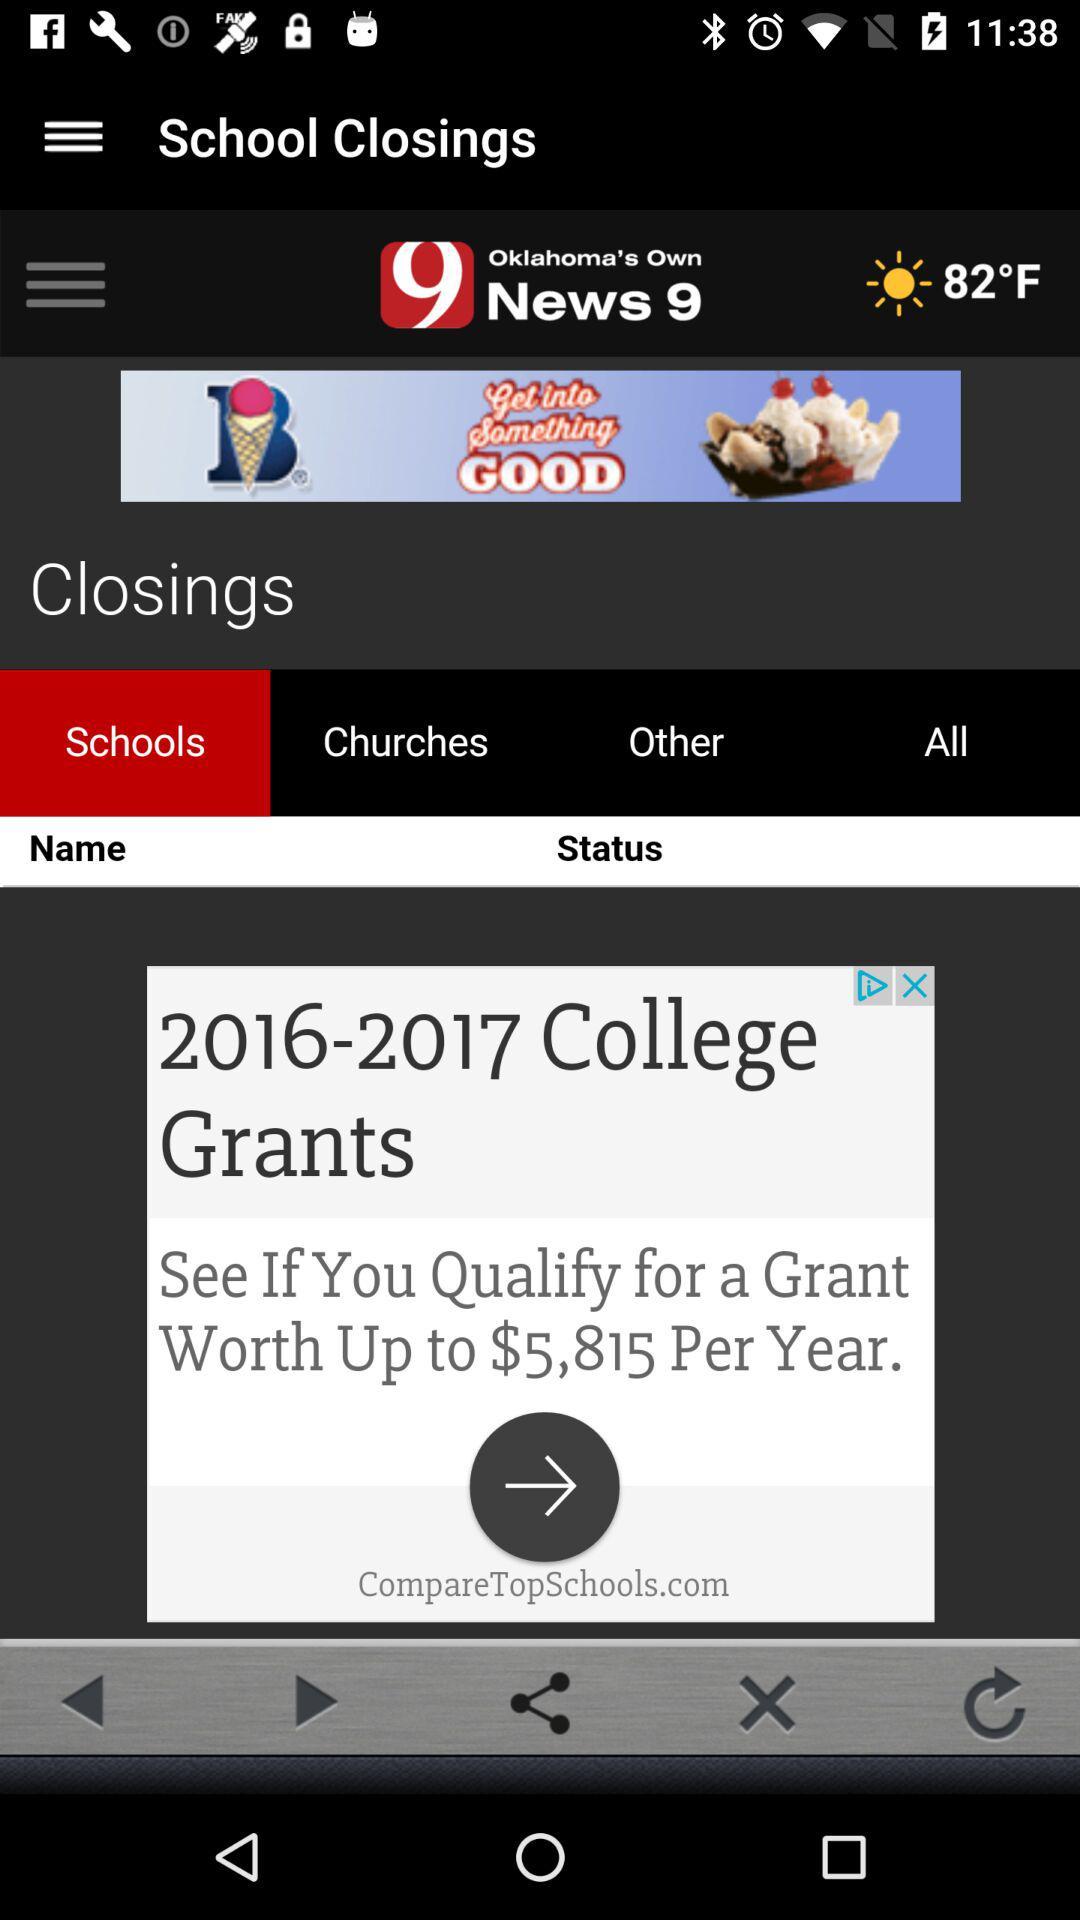 Image resolution: width=1080 pixels, height=1920 pixels. I want to click on delect selection, so click(766, 1702).